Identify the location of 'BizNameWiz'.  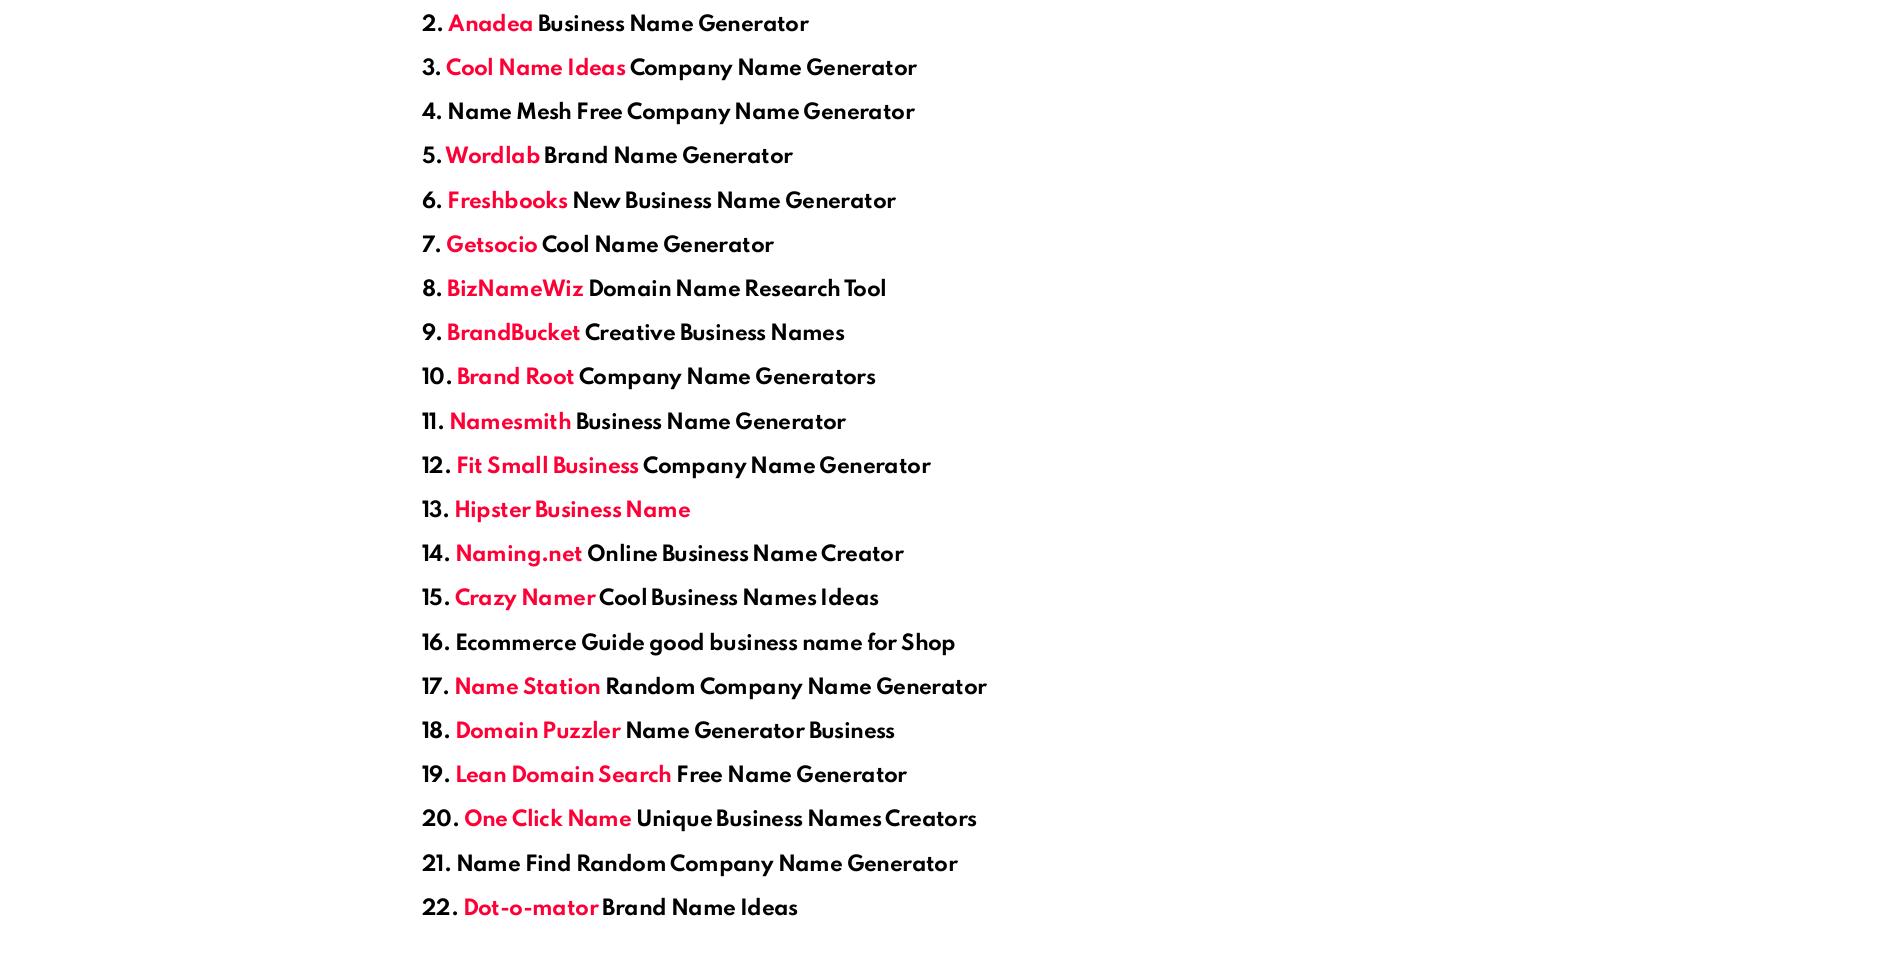
(446, 290).